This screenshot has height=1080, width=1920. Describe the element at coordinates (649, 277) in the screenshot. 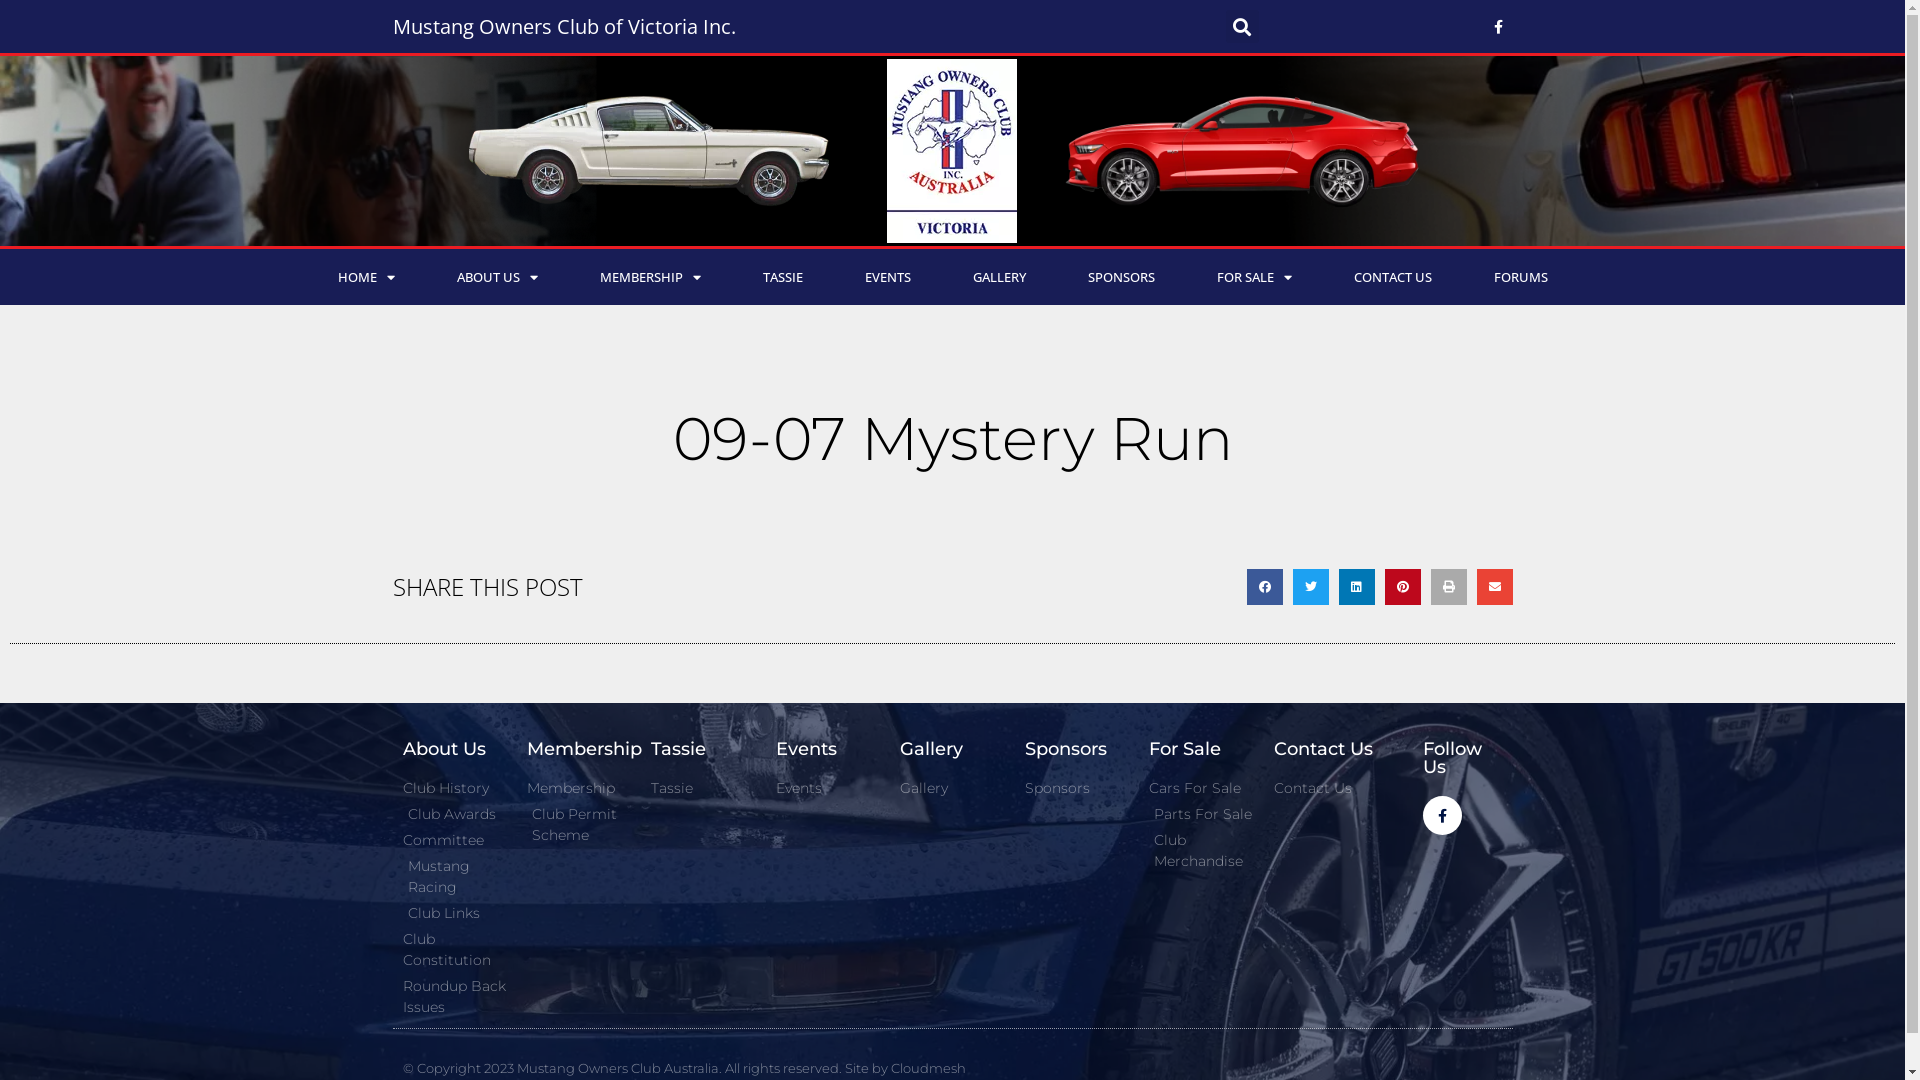

I see `'MEMBERSHIP'` at that location.